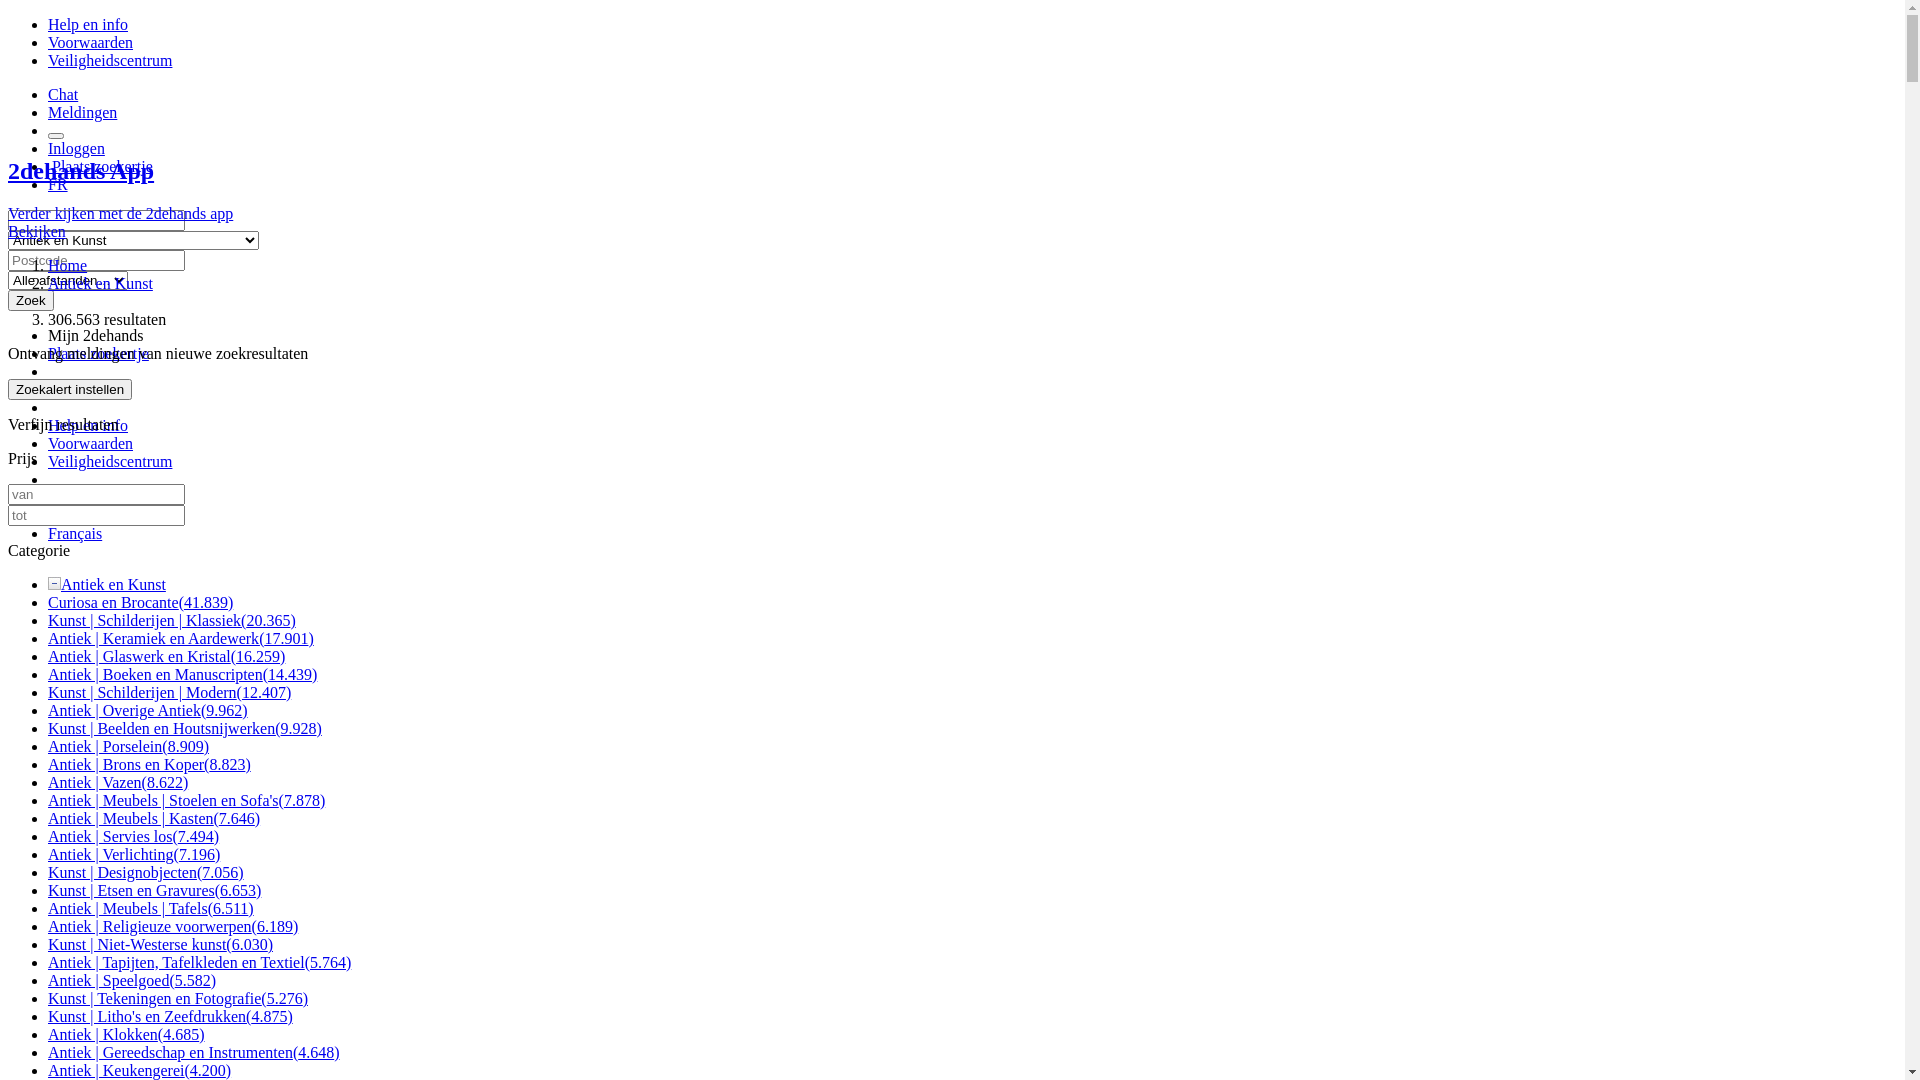  I want to click on 'Antiek | Boeken en Manuscripten(14.439)', so click(48, 674).